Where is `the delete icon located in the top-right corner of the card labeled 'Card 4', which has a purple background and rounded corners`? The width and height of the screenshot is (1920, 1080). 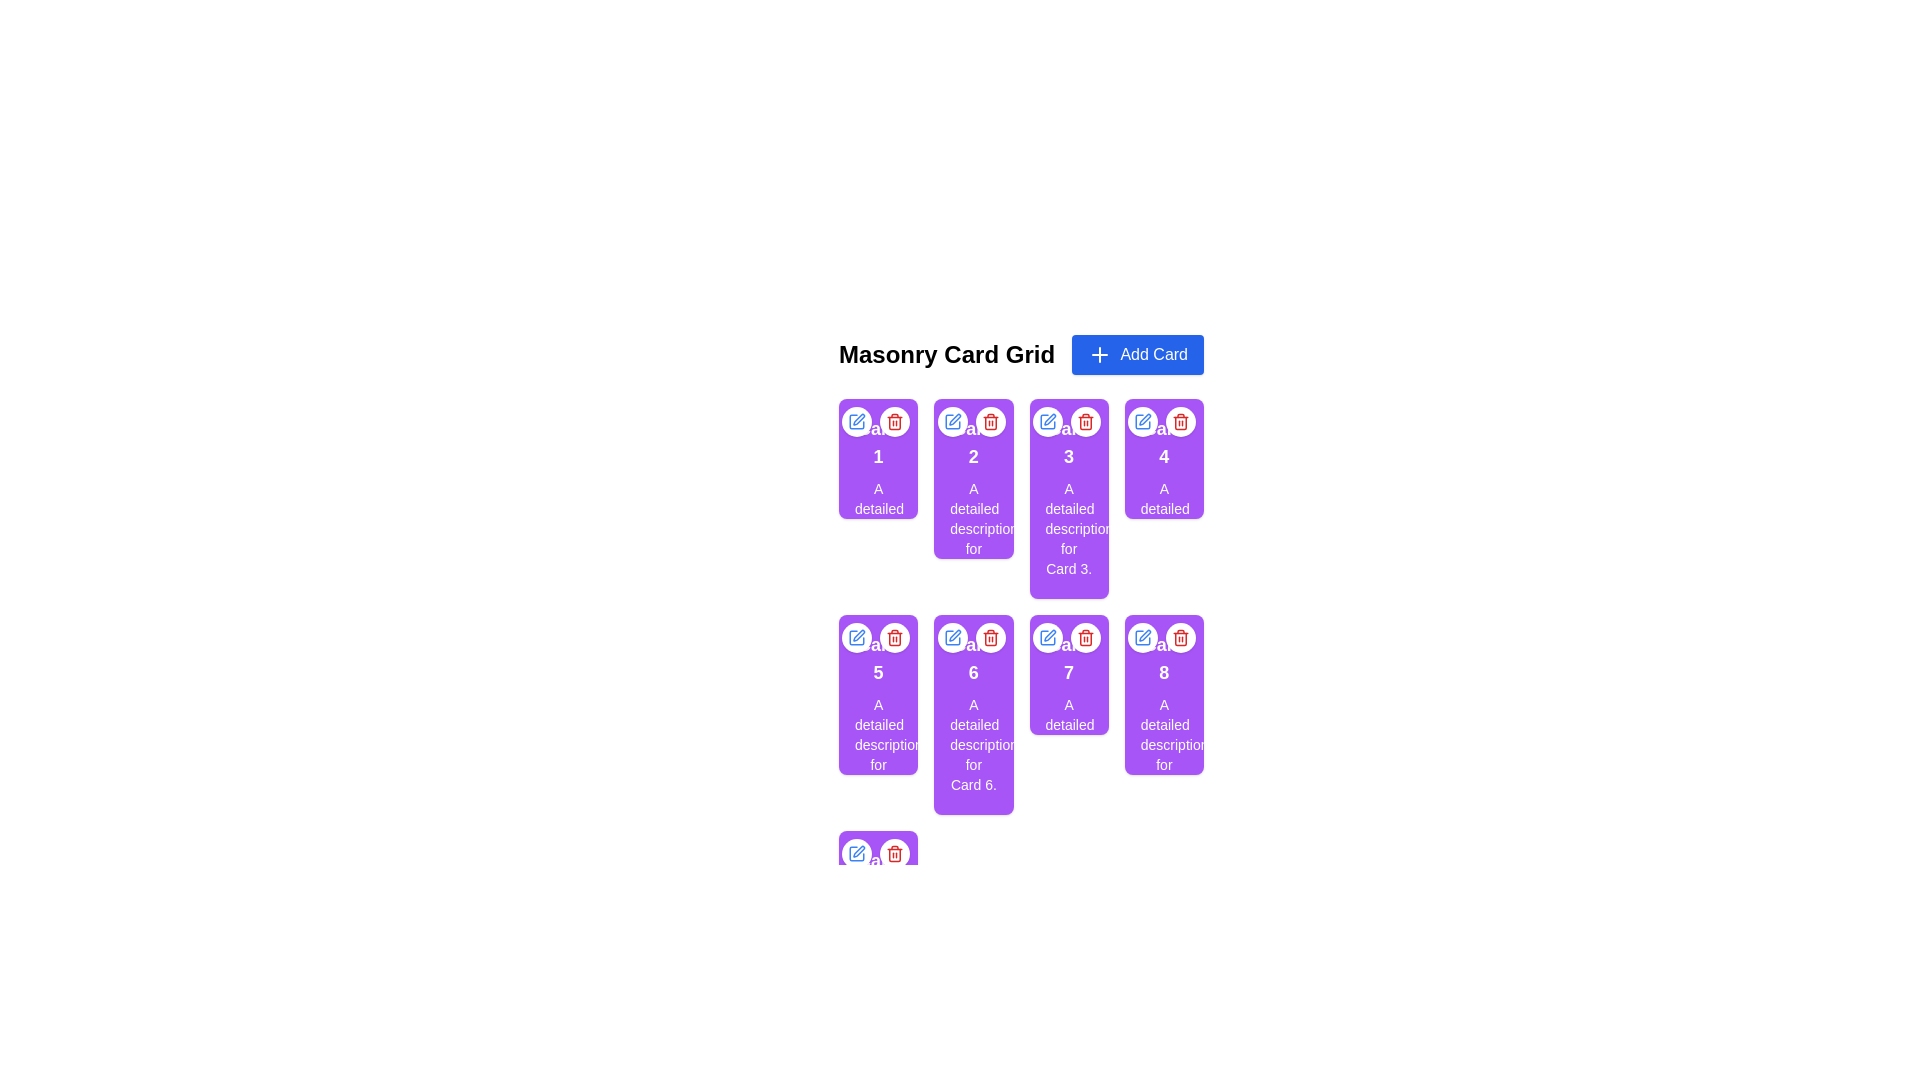 the delete icon located in the top-right corner of the card labeled 'Card 4', which has a purple background and rounded corners is located at coordinates (1164, 459).